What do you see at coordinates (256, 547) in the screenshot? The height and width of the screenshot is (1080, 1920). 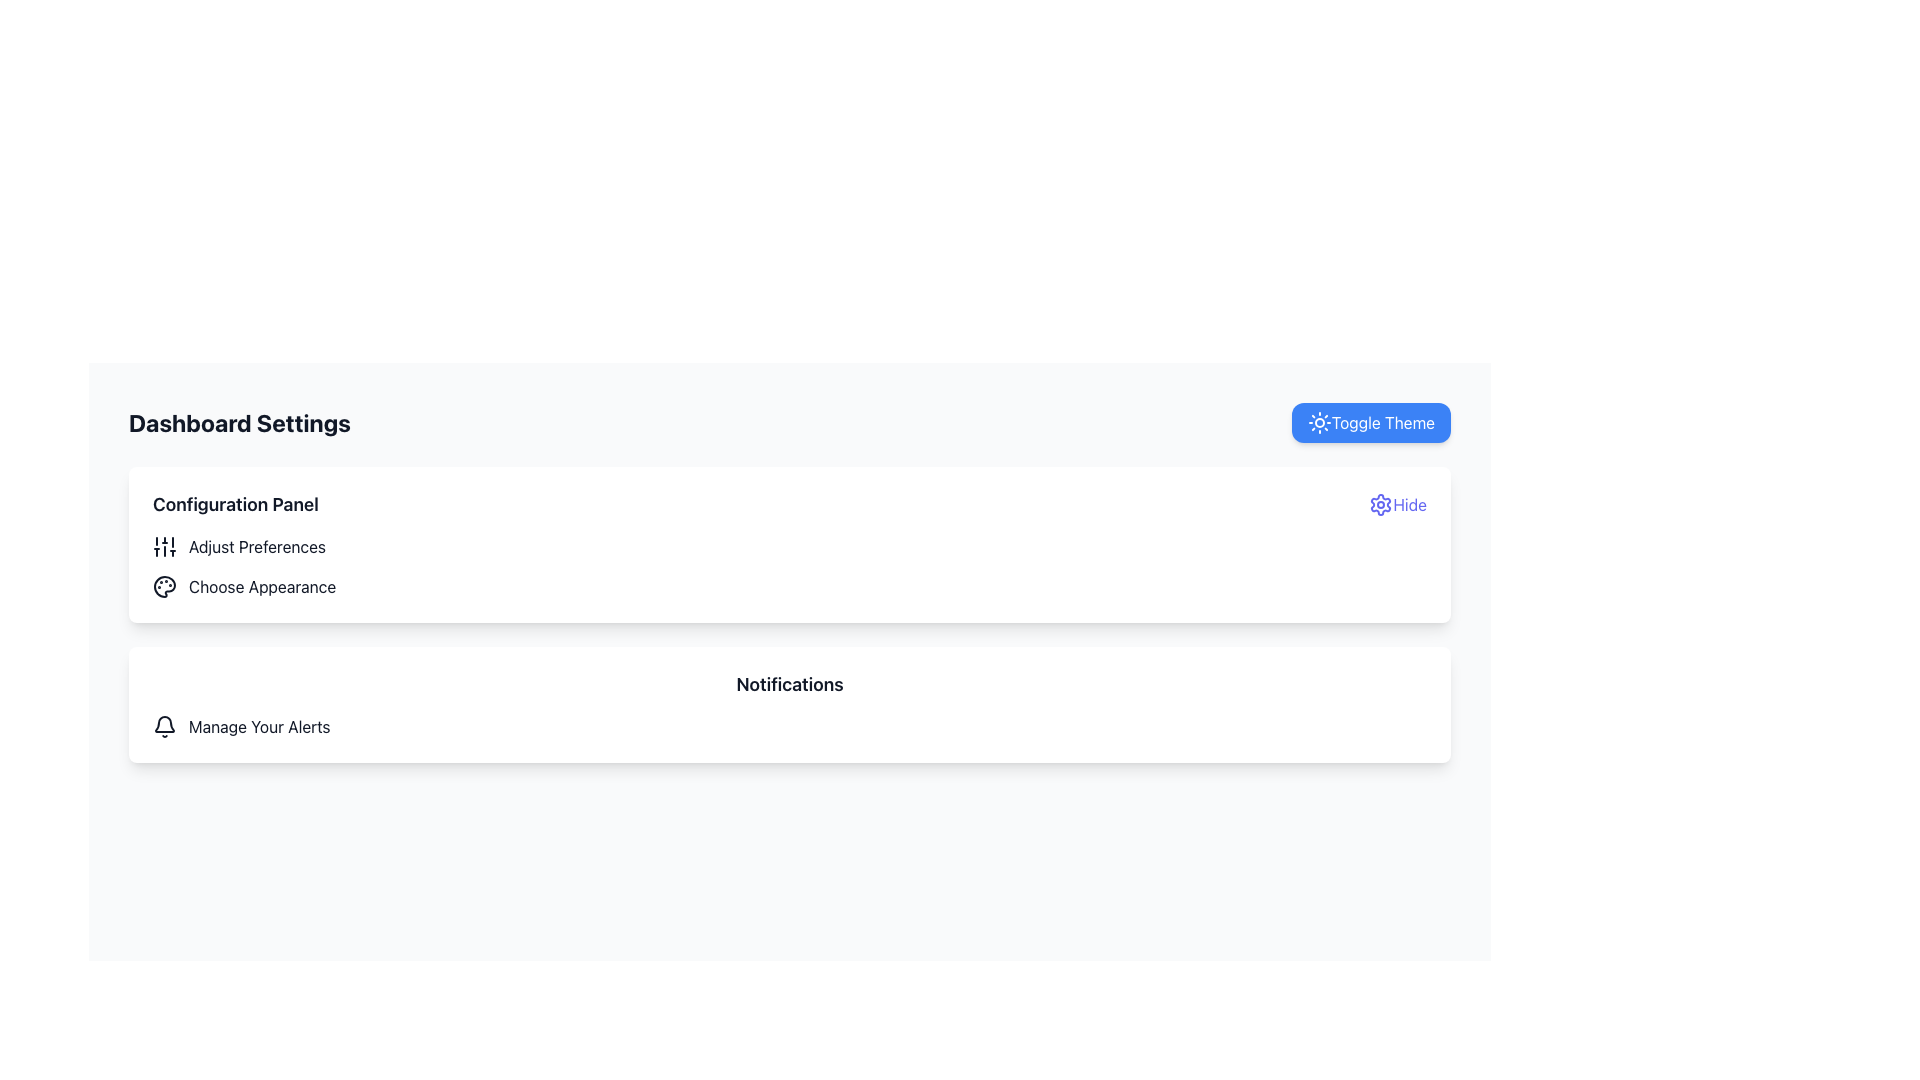 I see `text content of the first text label in the 'Configuration Panel' section, which serves as an indicator for adjusting preferences` at bounding box center [256, 547].